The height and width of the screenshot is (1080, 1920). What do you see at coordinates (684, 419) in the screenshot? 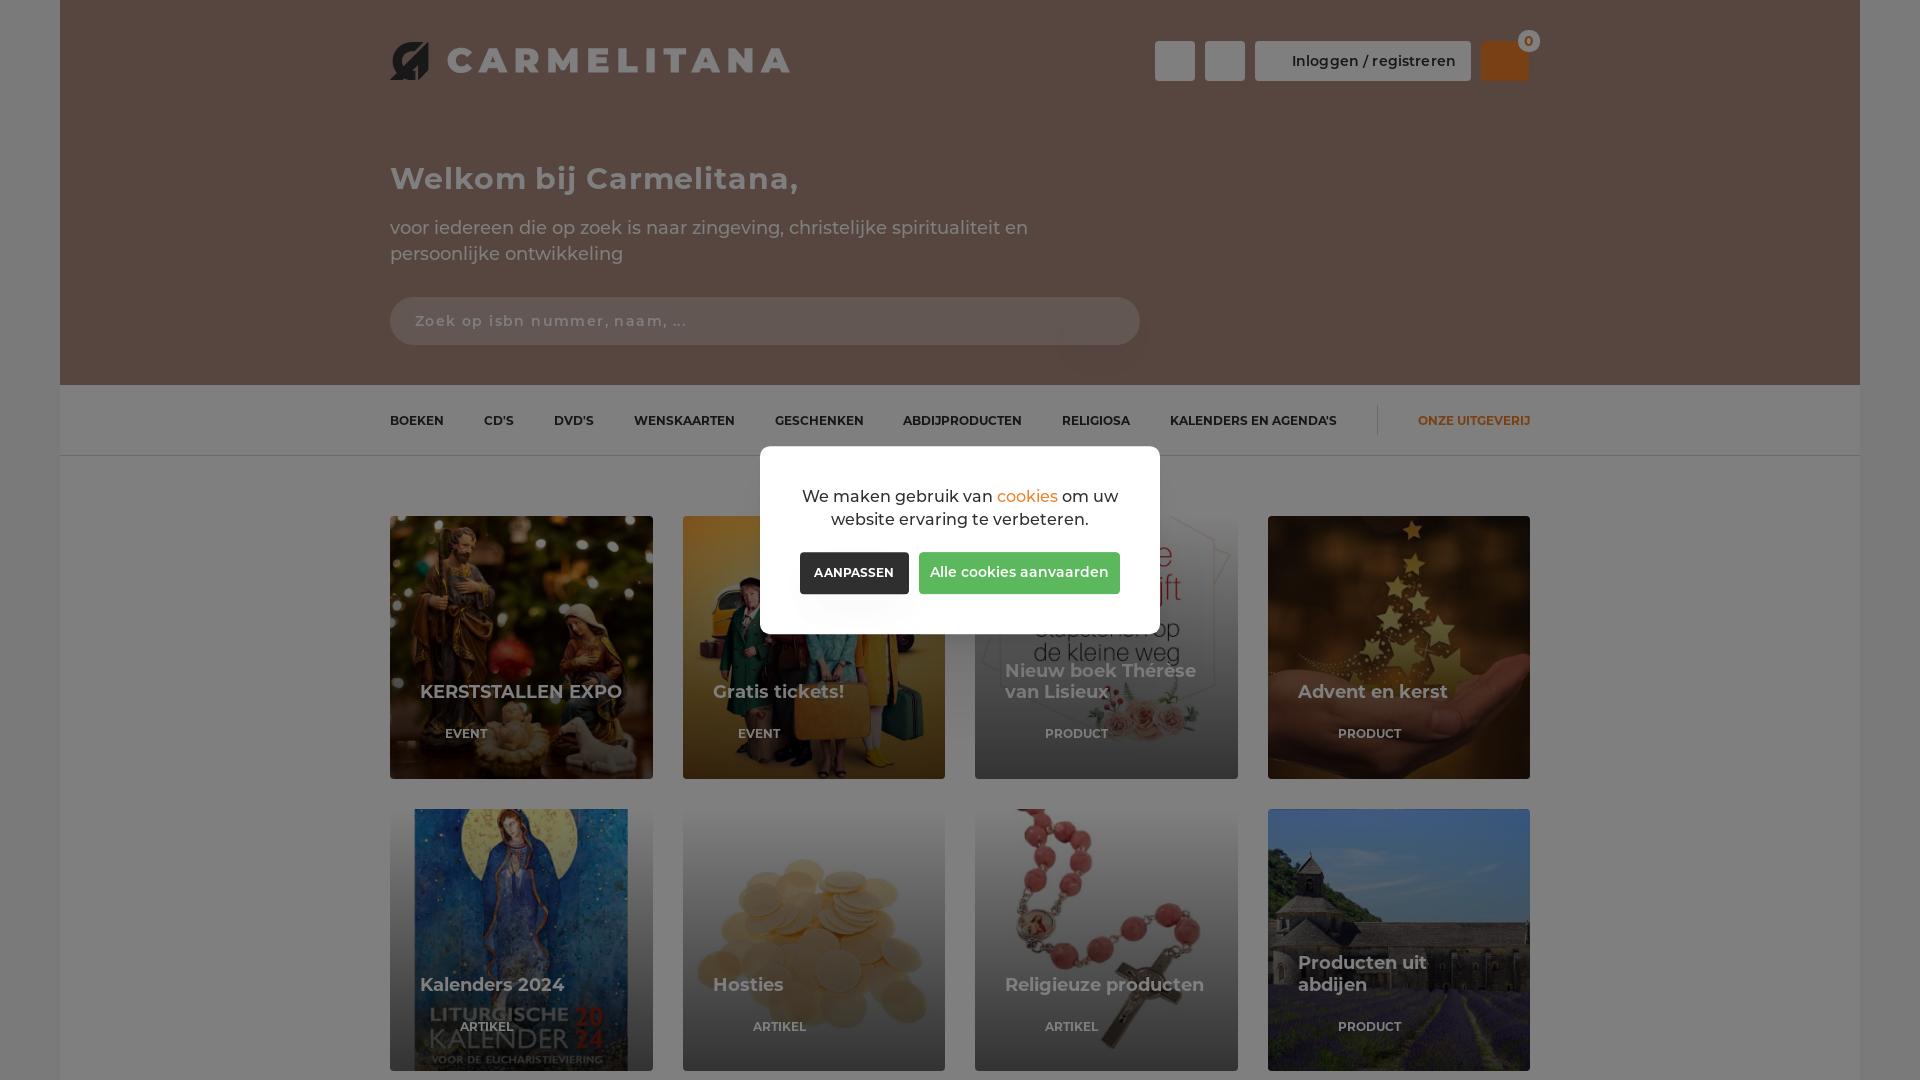
I see `'WENSKAARTEN'` at bounding box center [684, 419].